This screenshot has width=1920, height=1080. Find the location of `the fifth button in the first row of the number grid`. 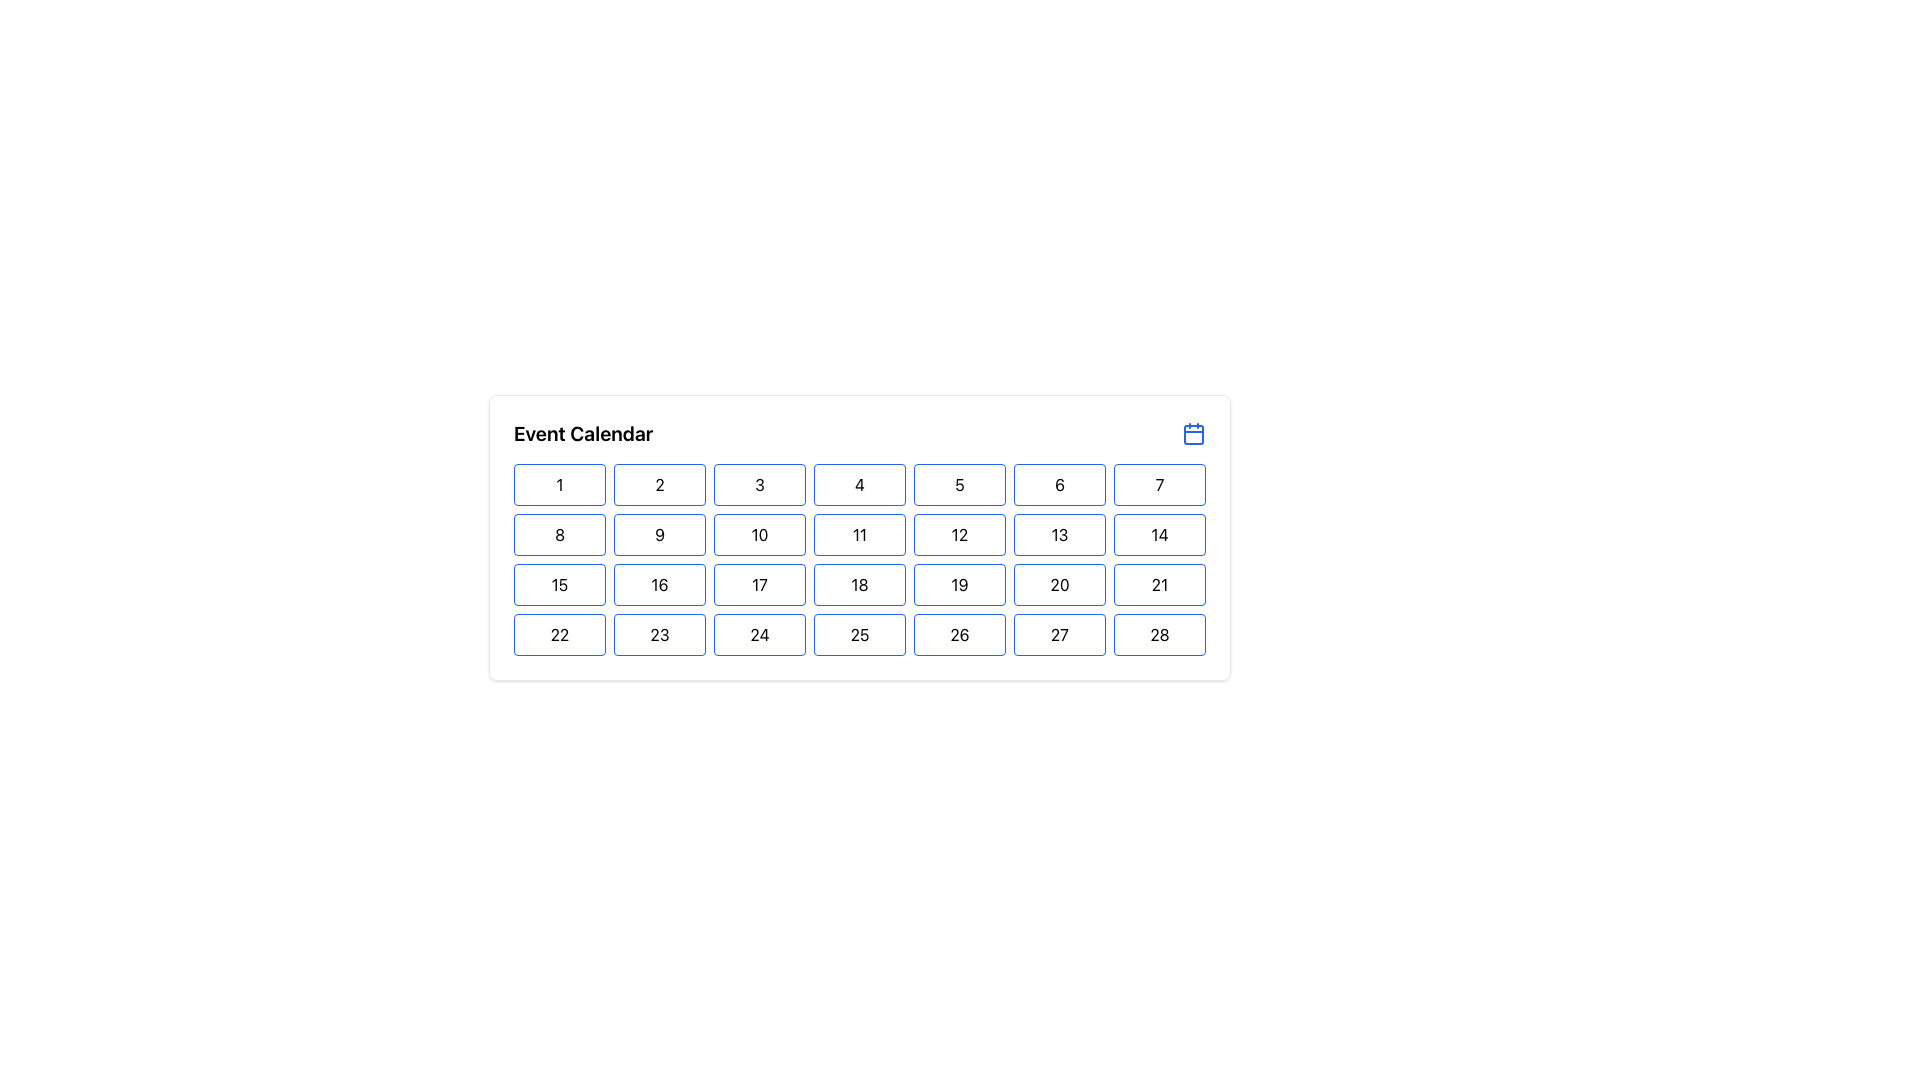

the fifth button in the first row of the number grid is located at coordinates (960, 485).